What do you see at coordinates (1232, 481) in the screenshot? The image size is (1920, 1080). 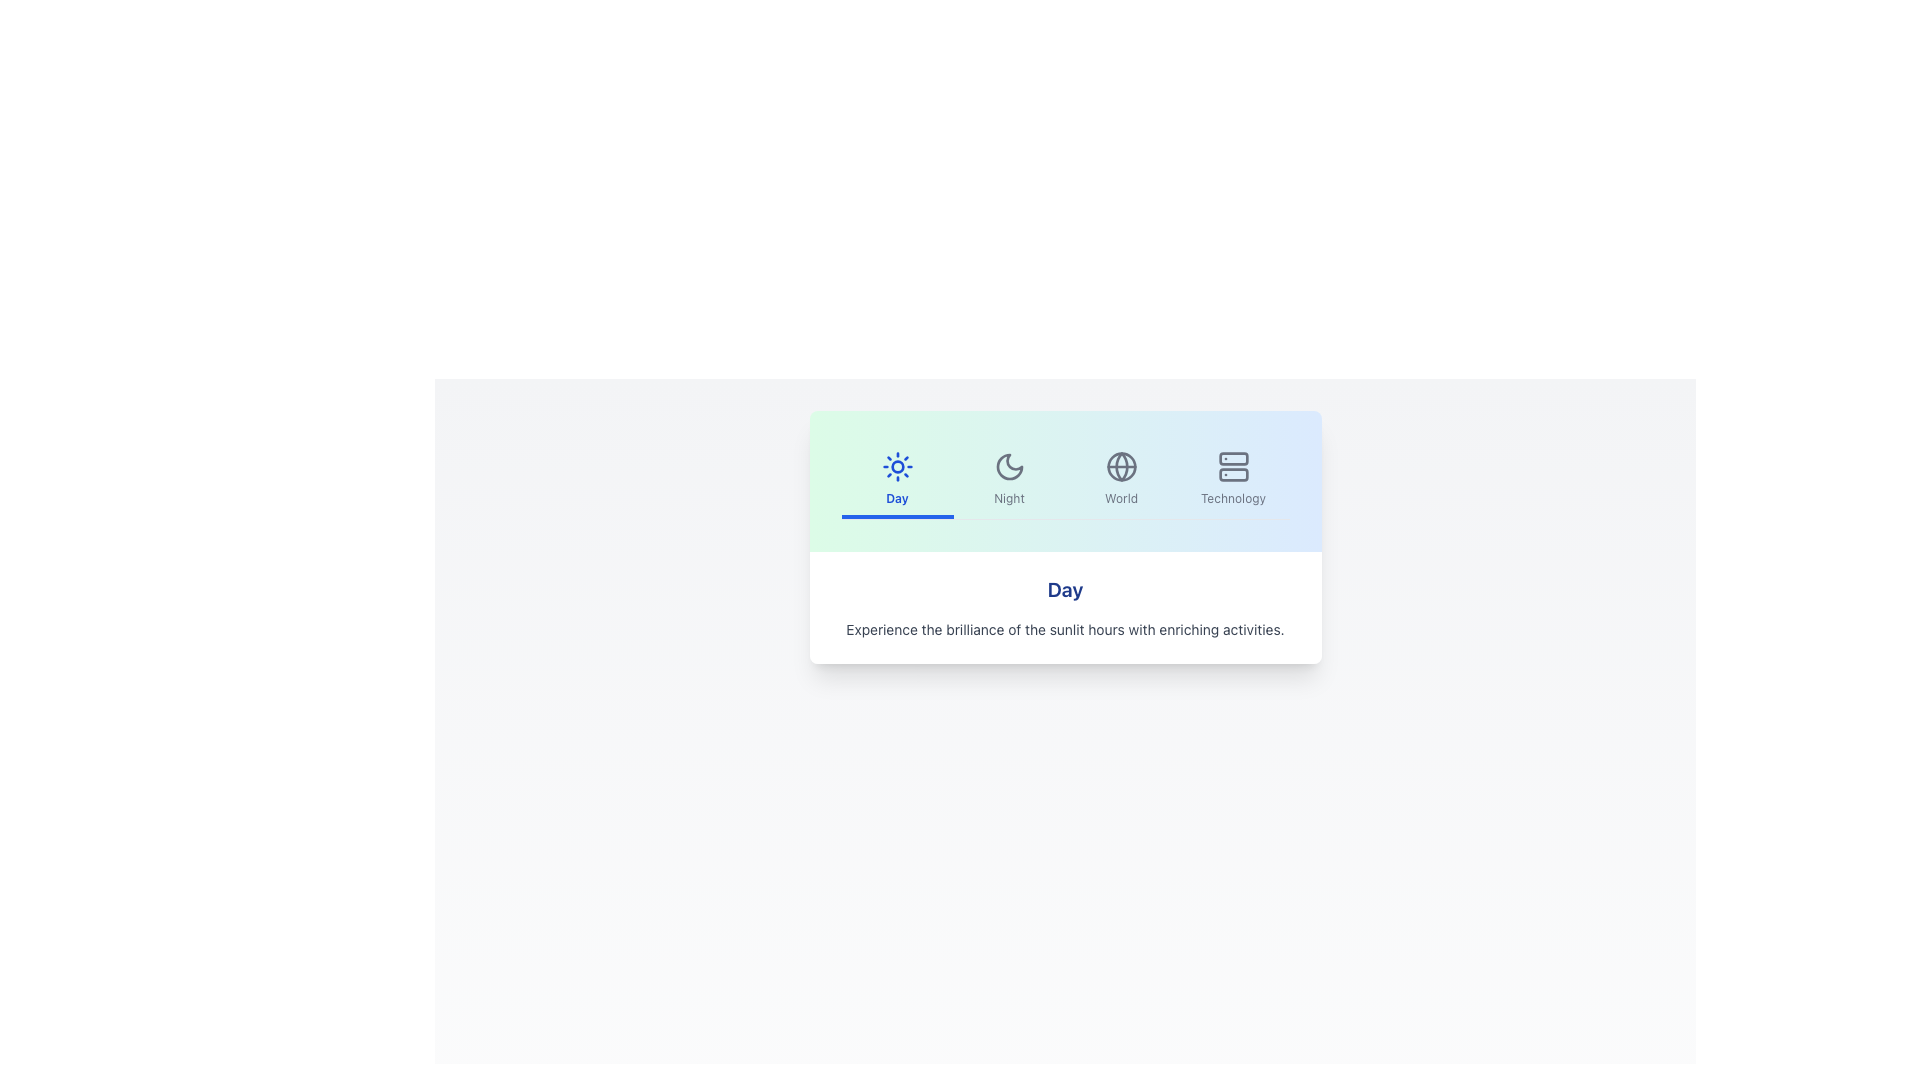 I see `the 'Technology' button located in the bottom-right horizontal menu bar` at bounding box center [1232, 481].